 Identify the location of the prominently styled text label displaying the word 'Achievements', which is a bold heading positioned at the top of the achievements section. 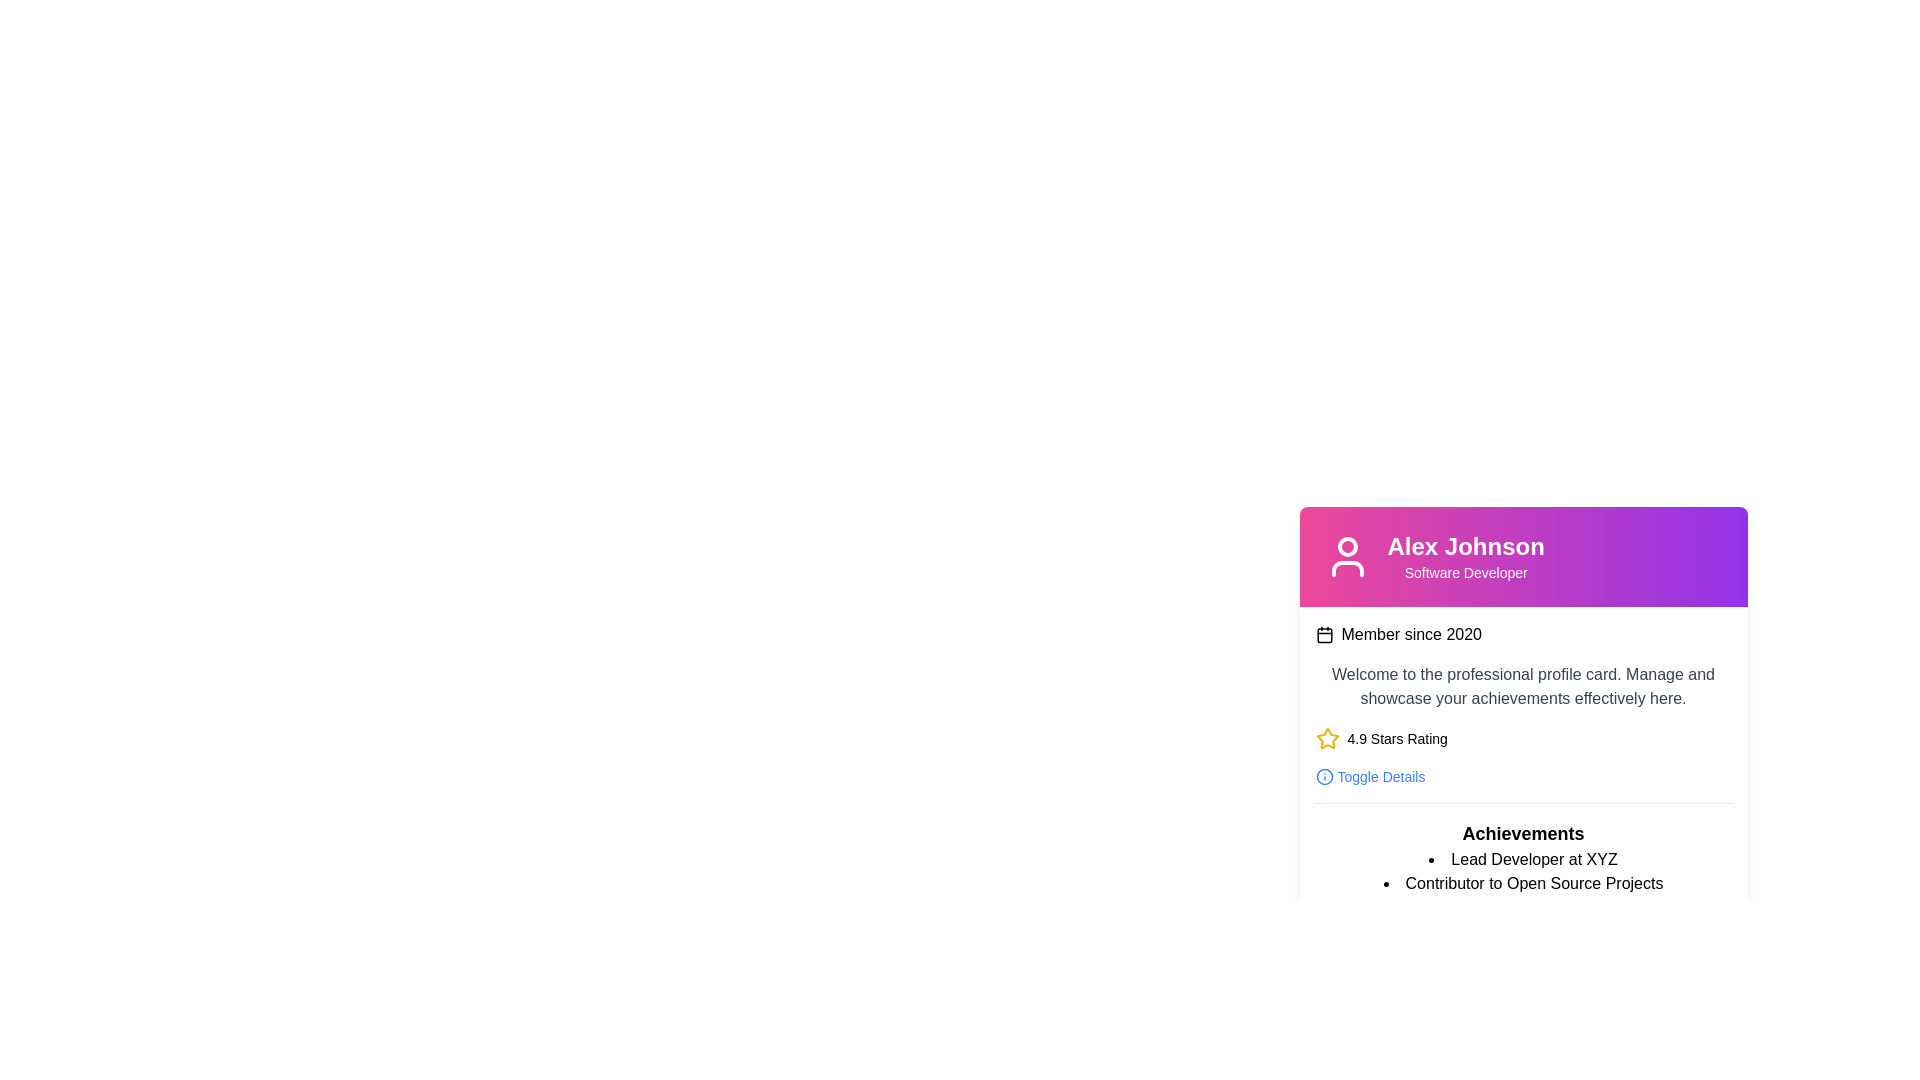
(1522, 833).